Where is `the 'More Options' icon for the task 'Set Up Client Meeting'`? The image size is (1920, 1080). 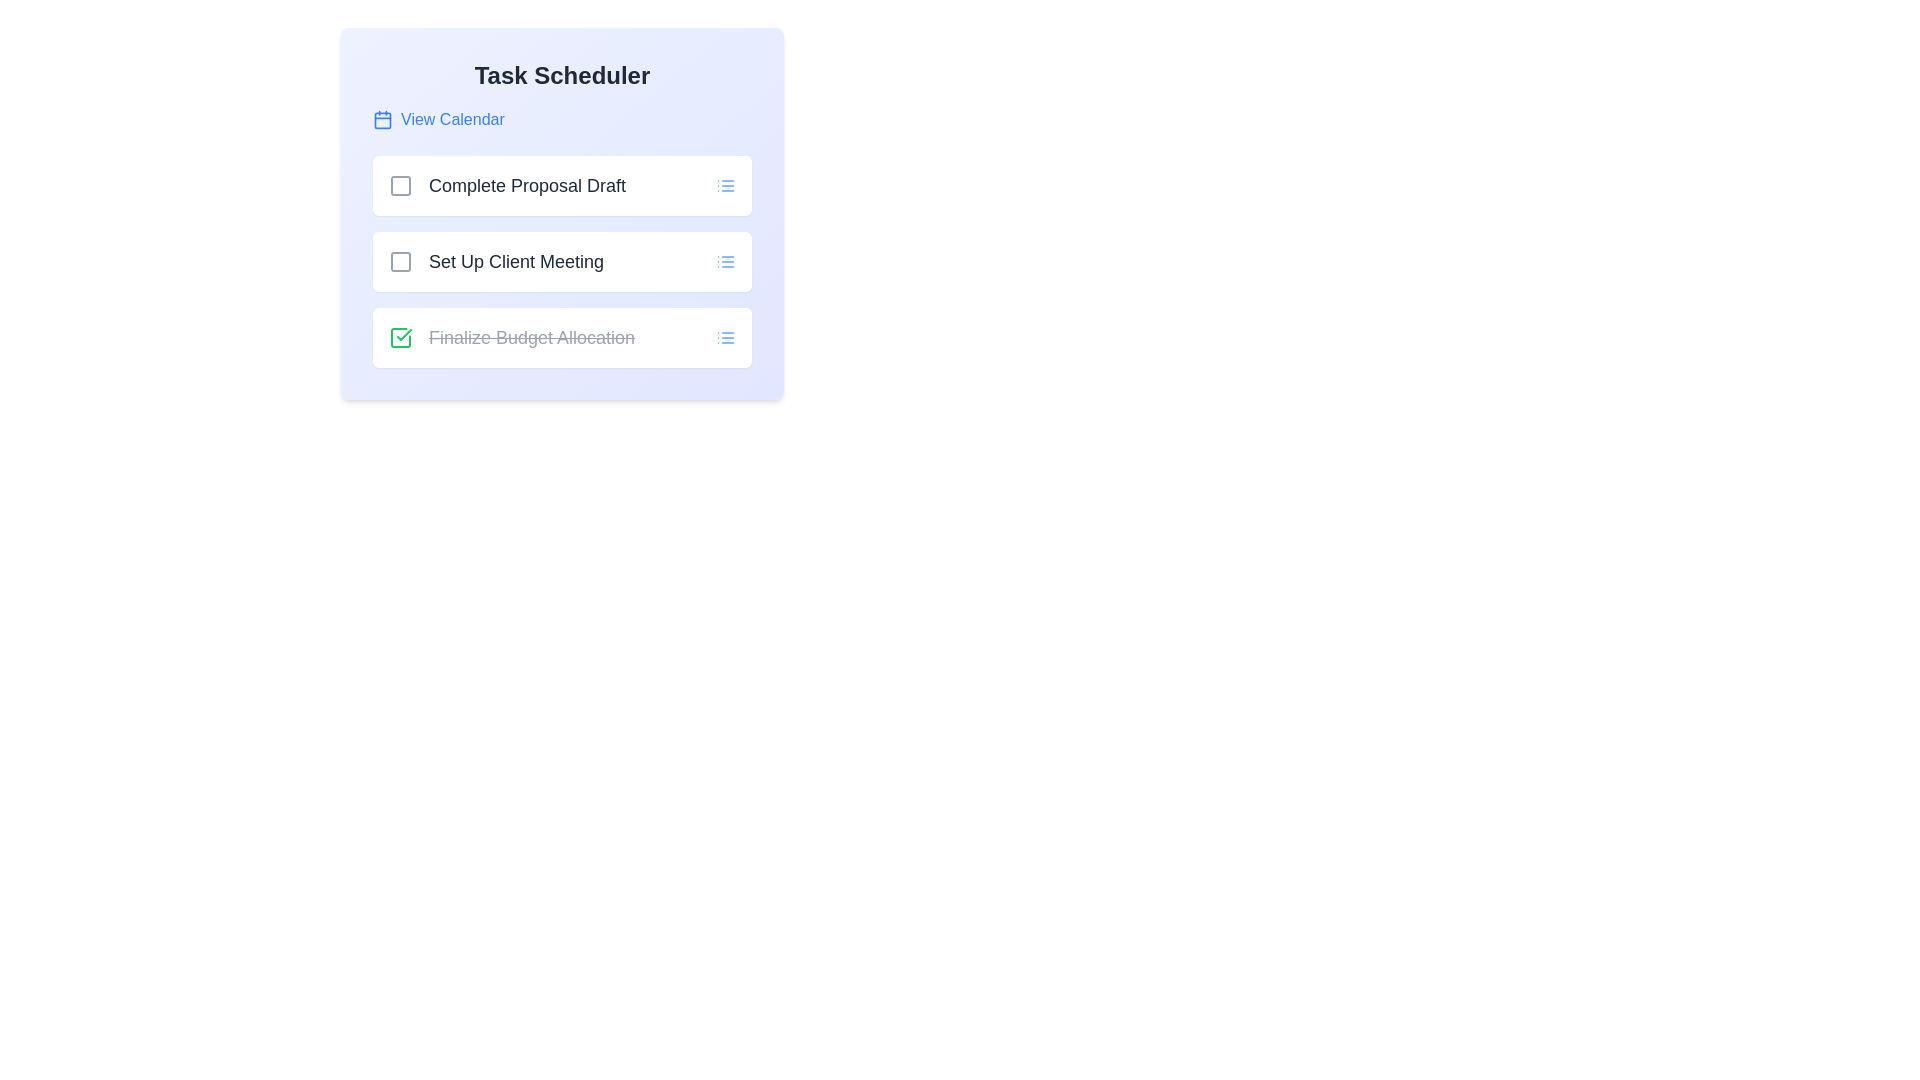
the 'More Options' icon for the task 'Set Up Client Meeting' is located at coordinates (724, 261).